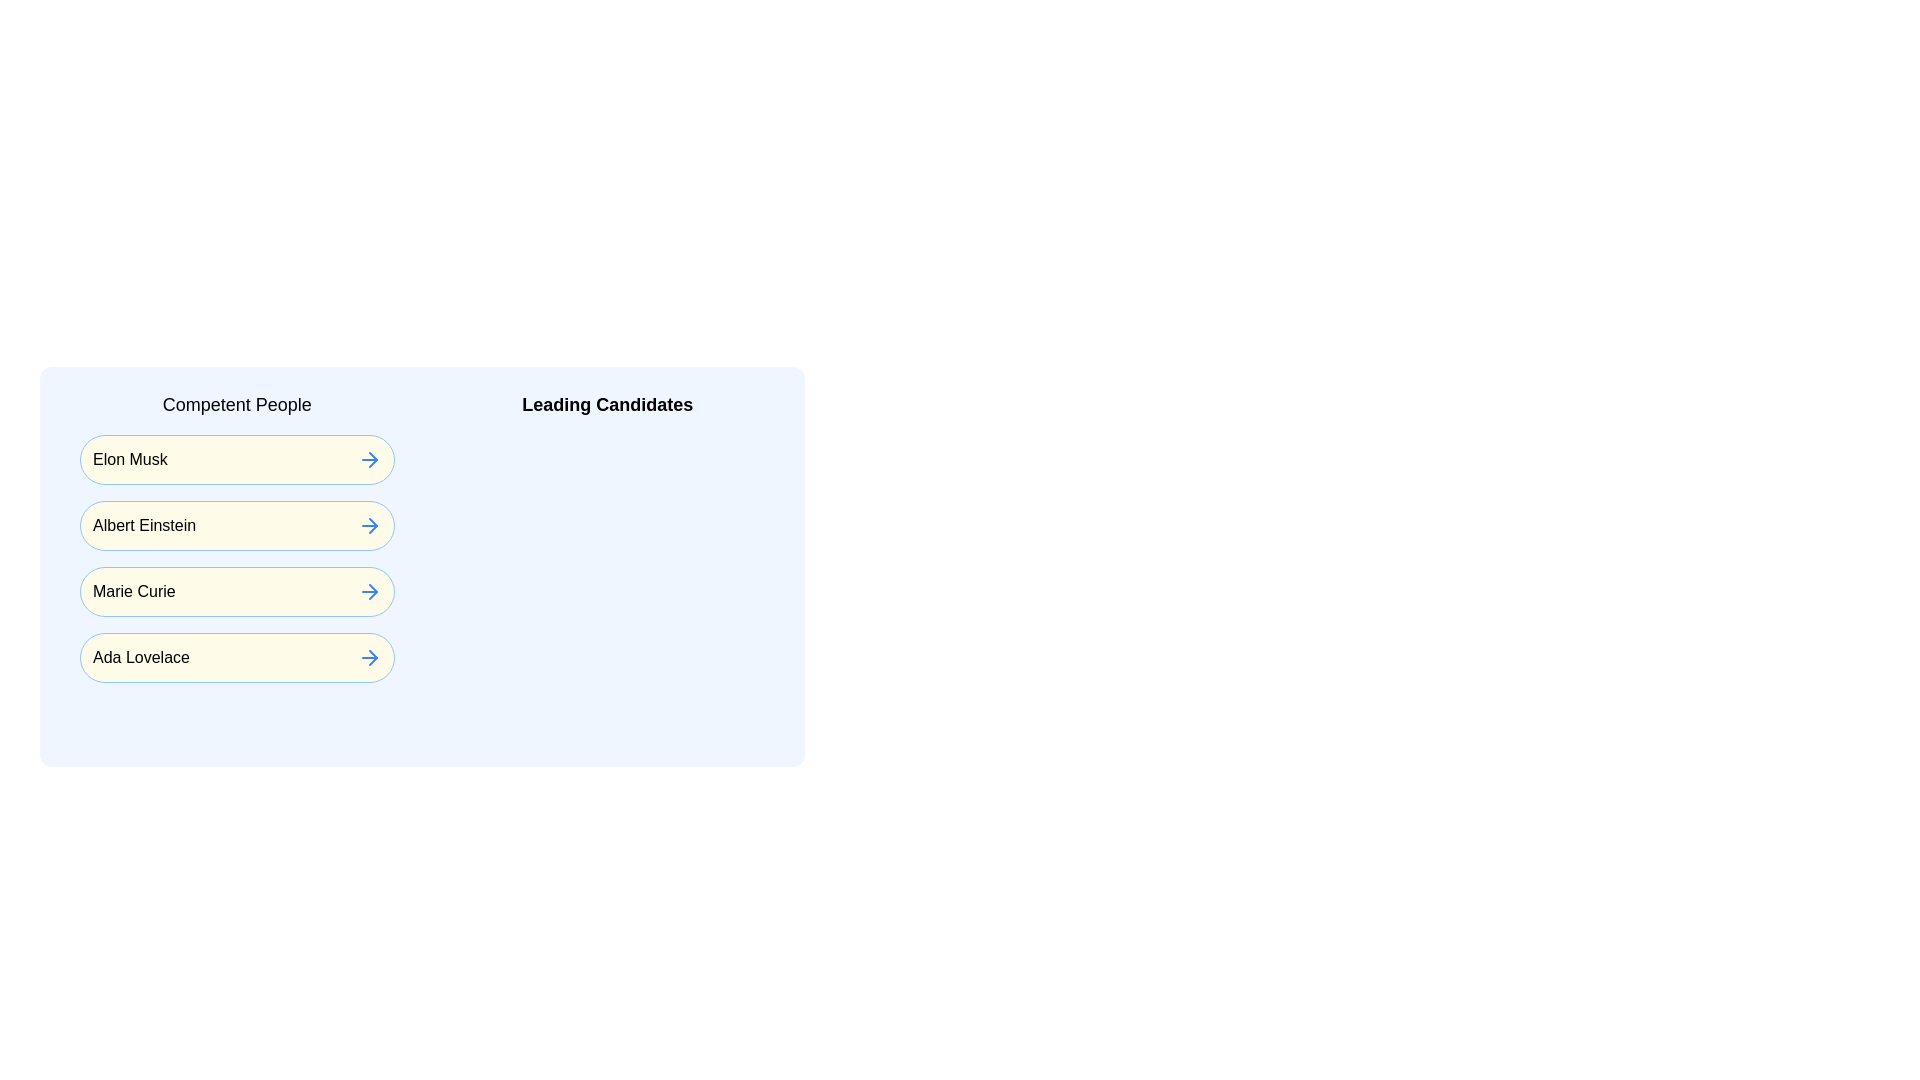 The height and width of the screenshot is (1080, 1920). Describe the element at coordinates (369, 590) in the screenshot. I see `arrow next to the name of Marie Curie in the 'Competent People' list to assign them to 'Leading Candidates'` at that location.